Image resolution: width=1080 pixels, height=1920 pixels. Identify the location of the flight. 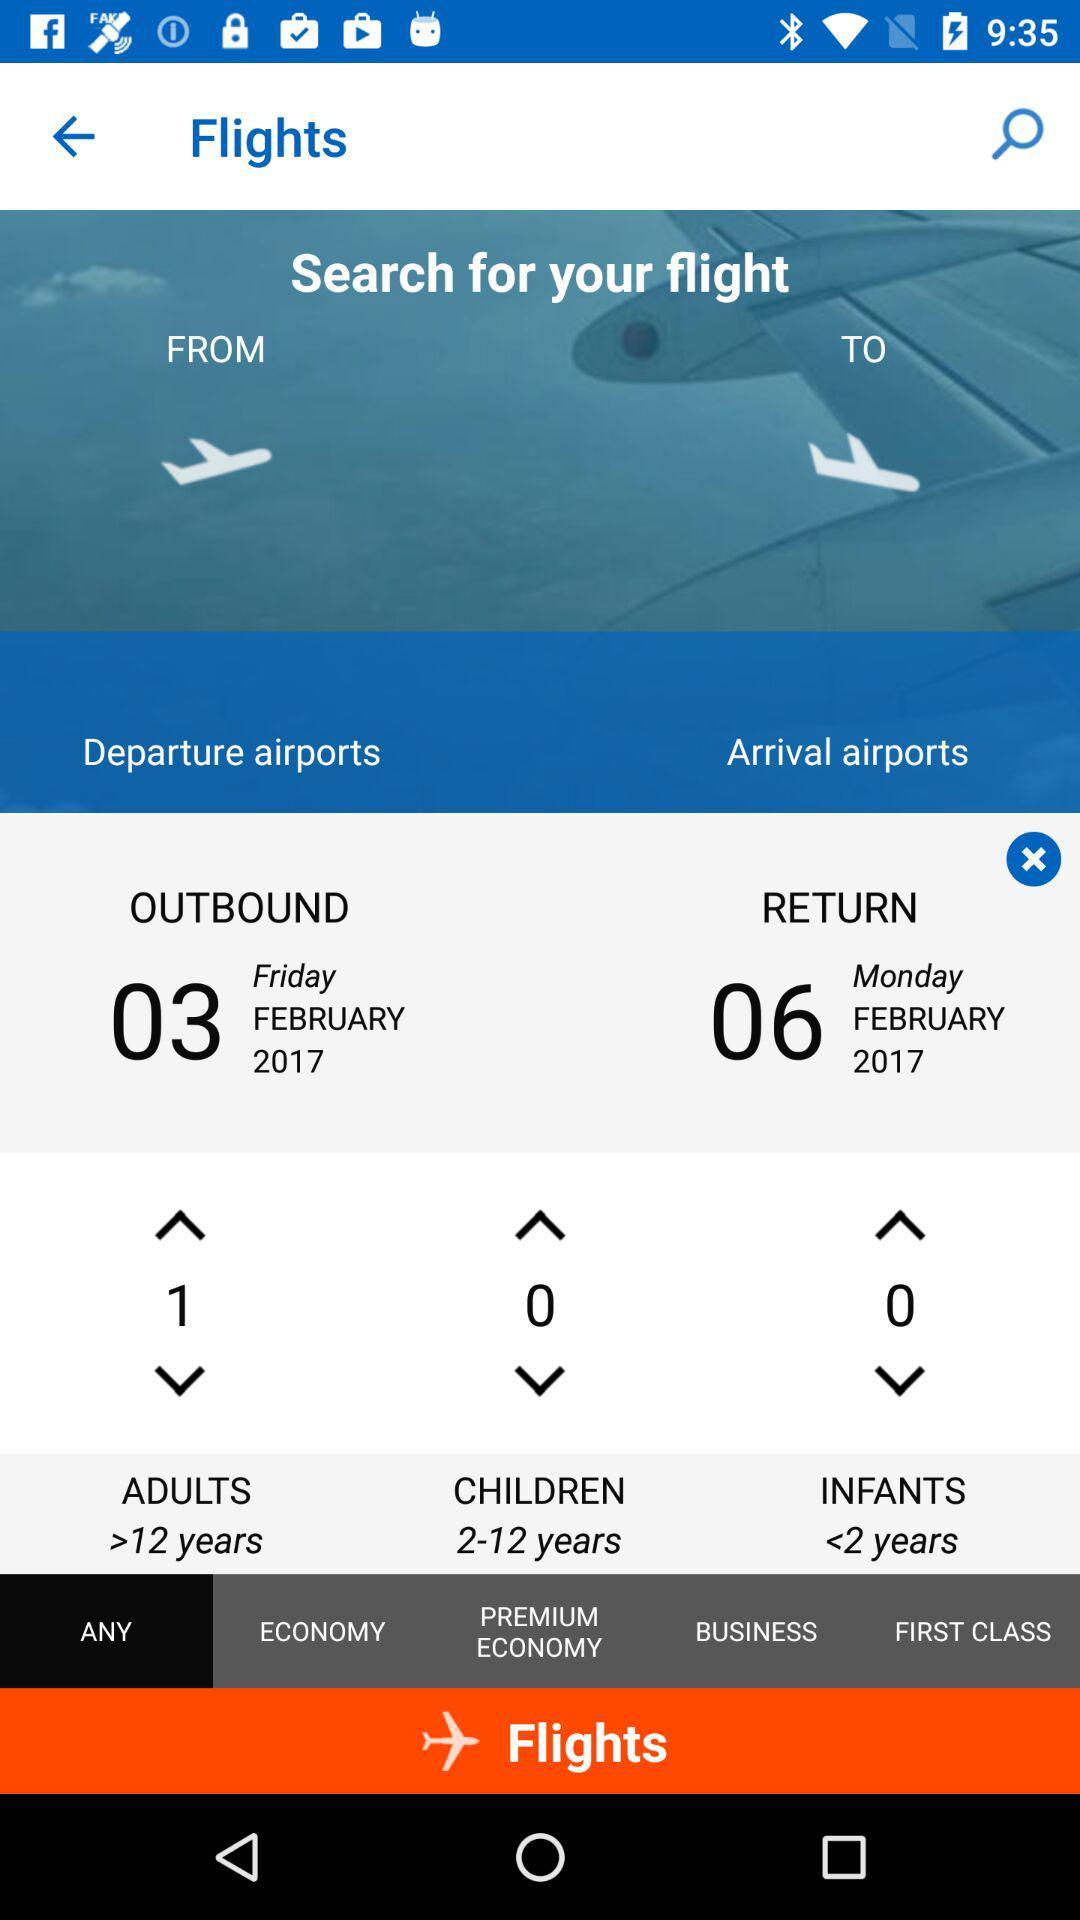
(1033, 859).